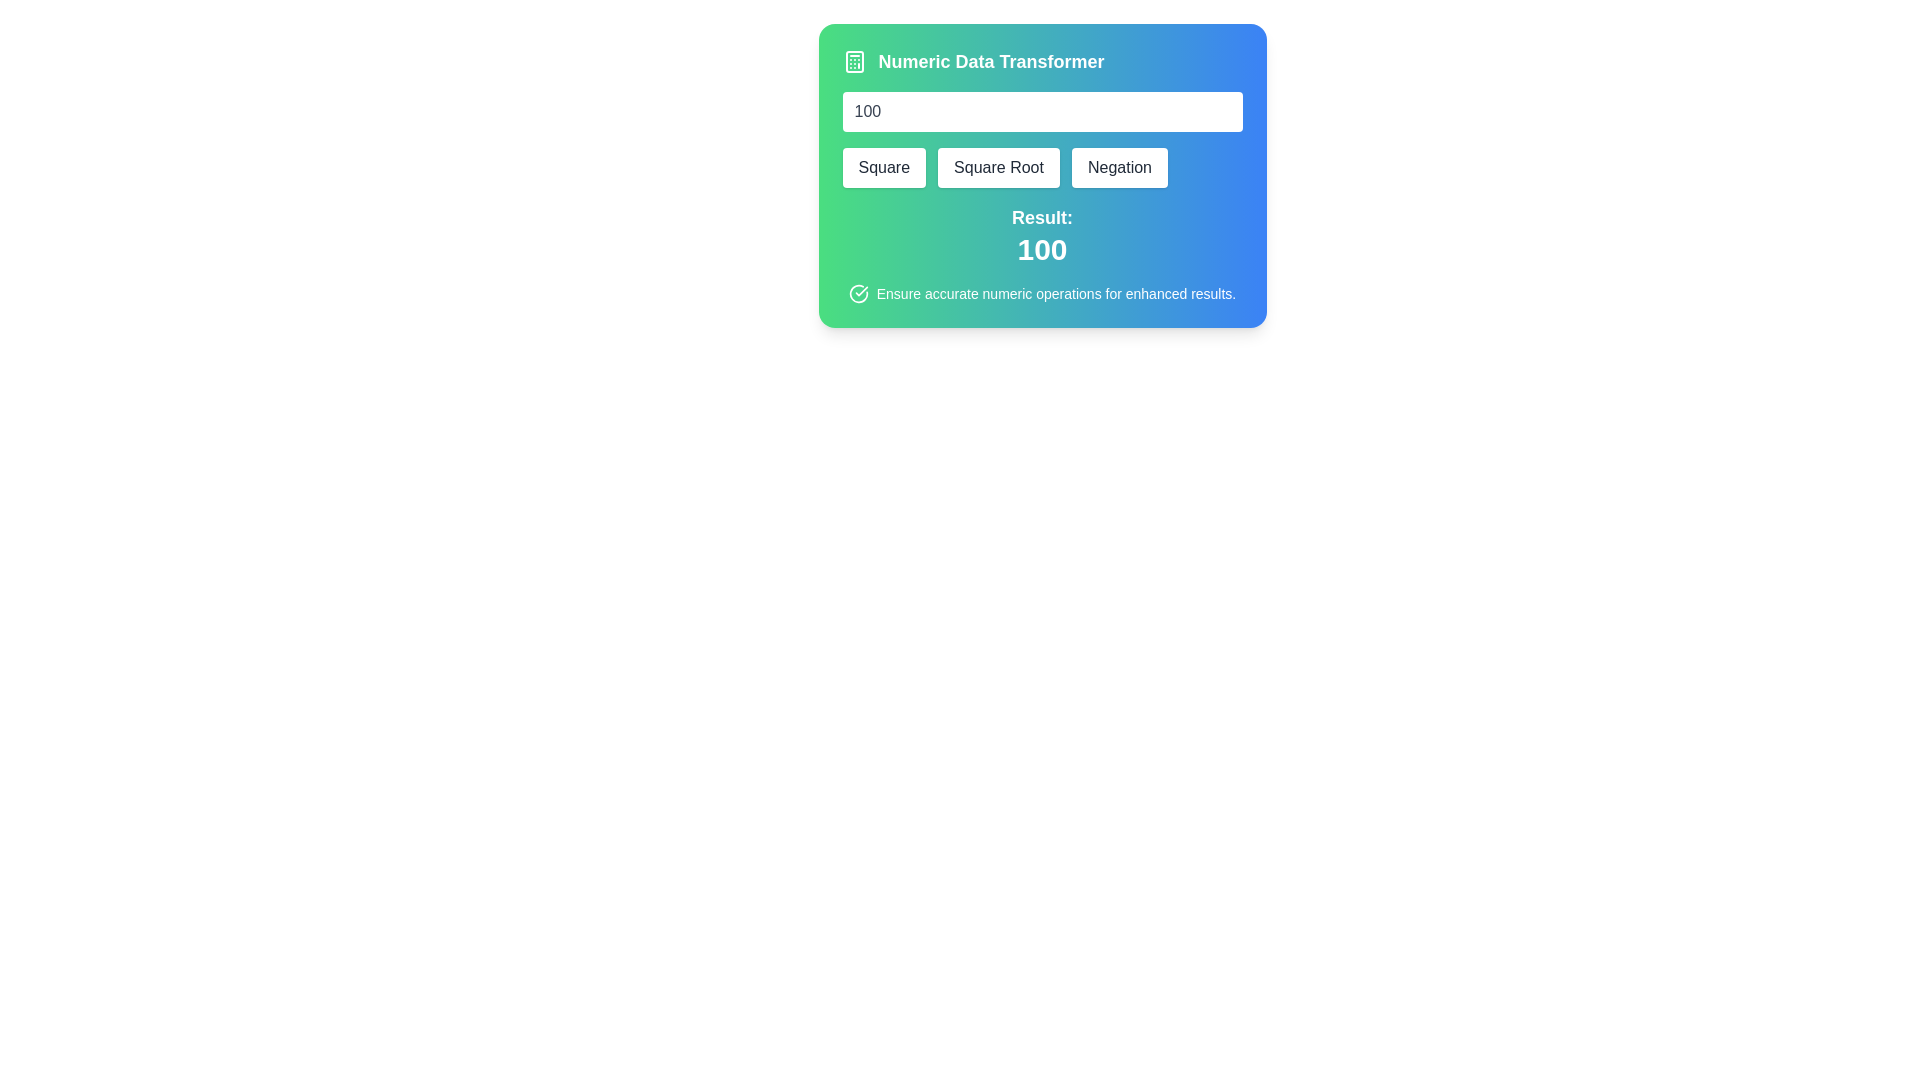  I want to click on the Label with a green check-circle icon and the text 'Ensure accurate numeric operations for enhanced results.' which is located below the numerical result value '100', so click(1041, 293).